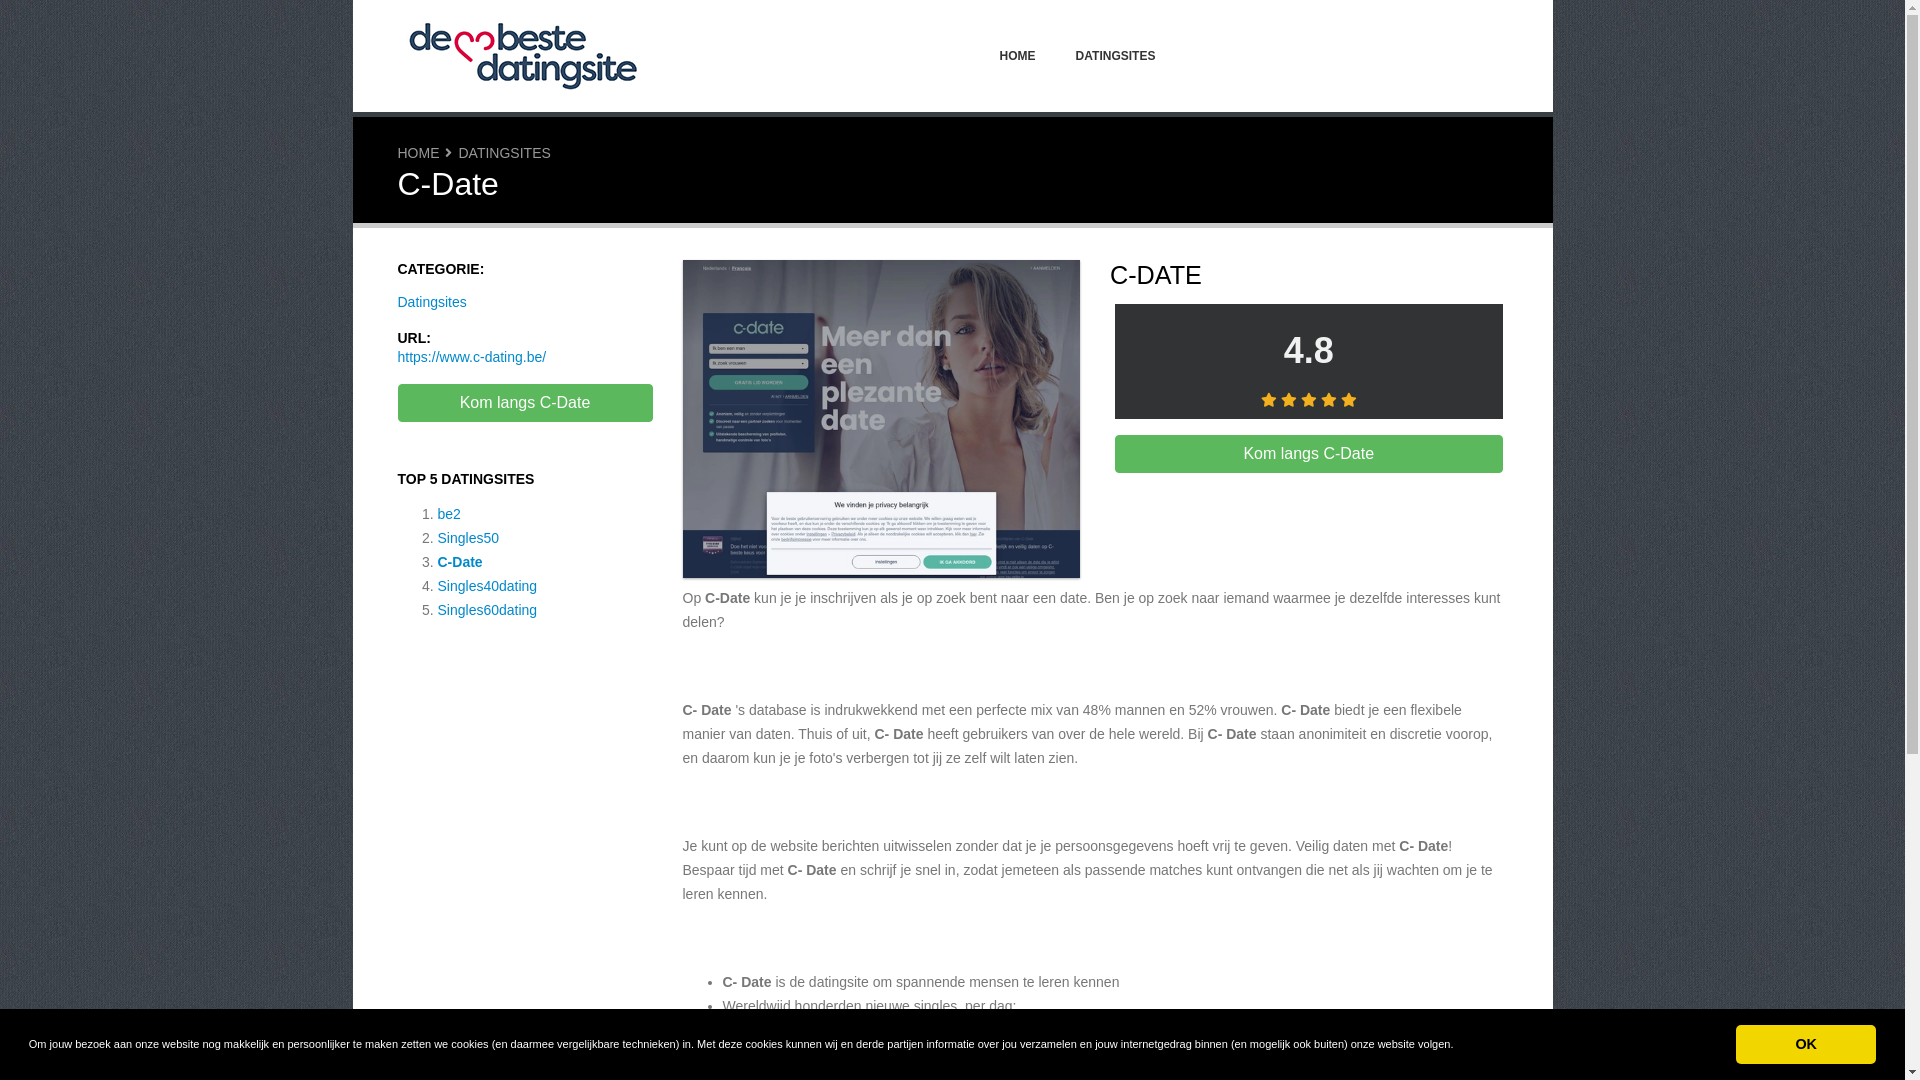 The width and height of the screenshot is (1920, 1080). I want to click on 'HOME', so click(1017, 54).